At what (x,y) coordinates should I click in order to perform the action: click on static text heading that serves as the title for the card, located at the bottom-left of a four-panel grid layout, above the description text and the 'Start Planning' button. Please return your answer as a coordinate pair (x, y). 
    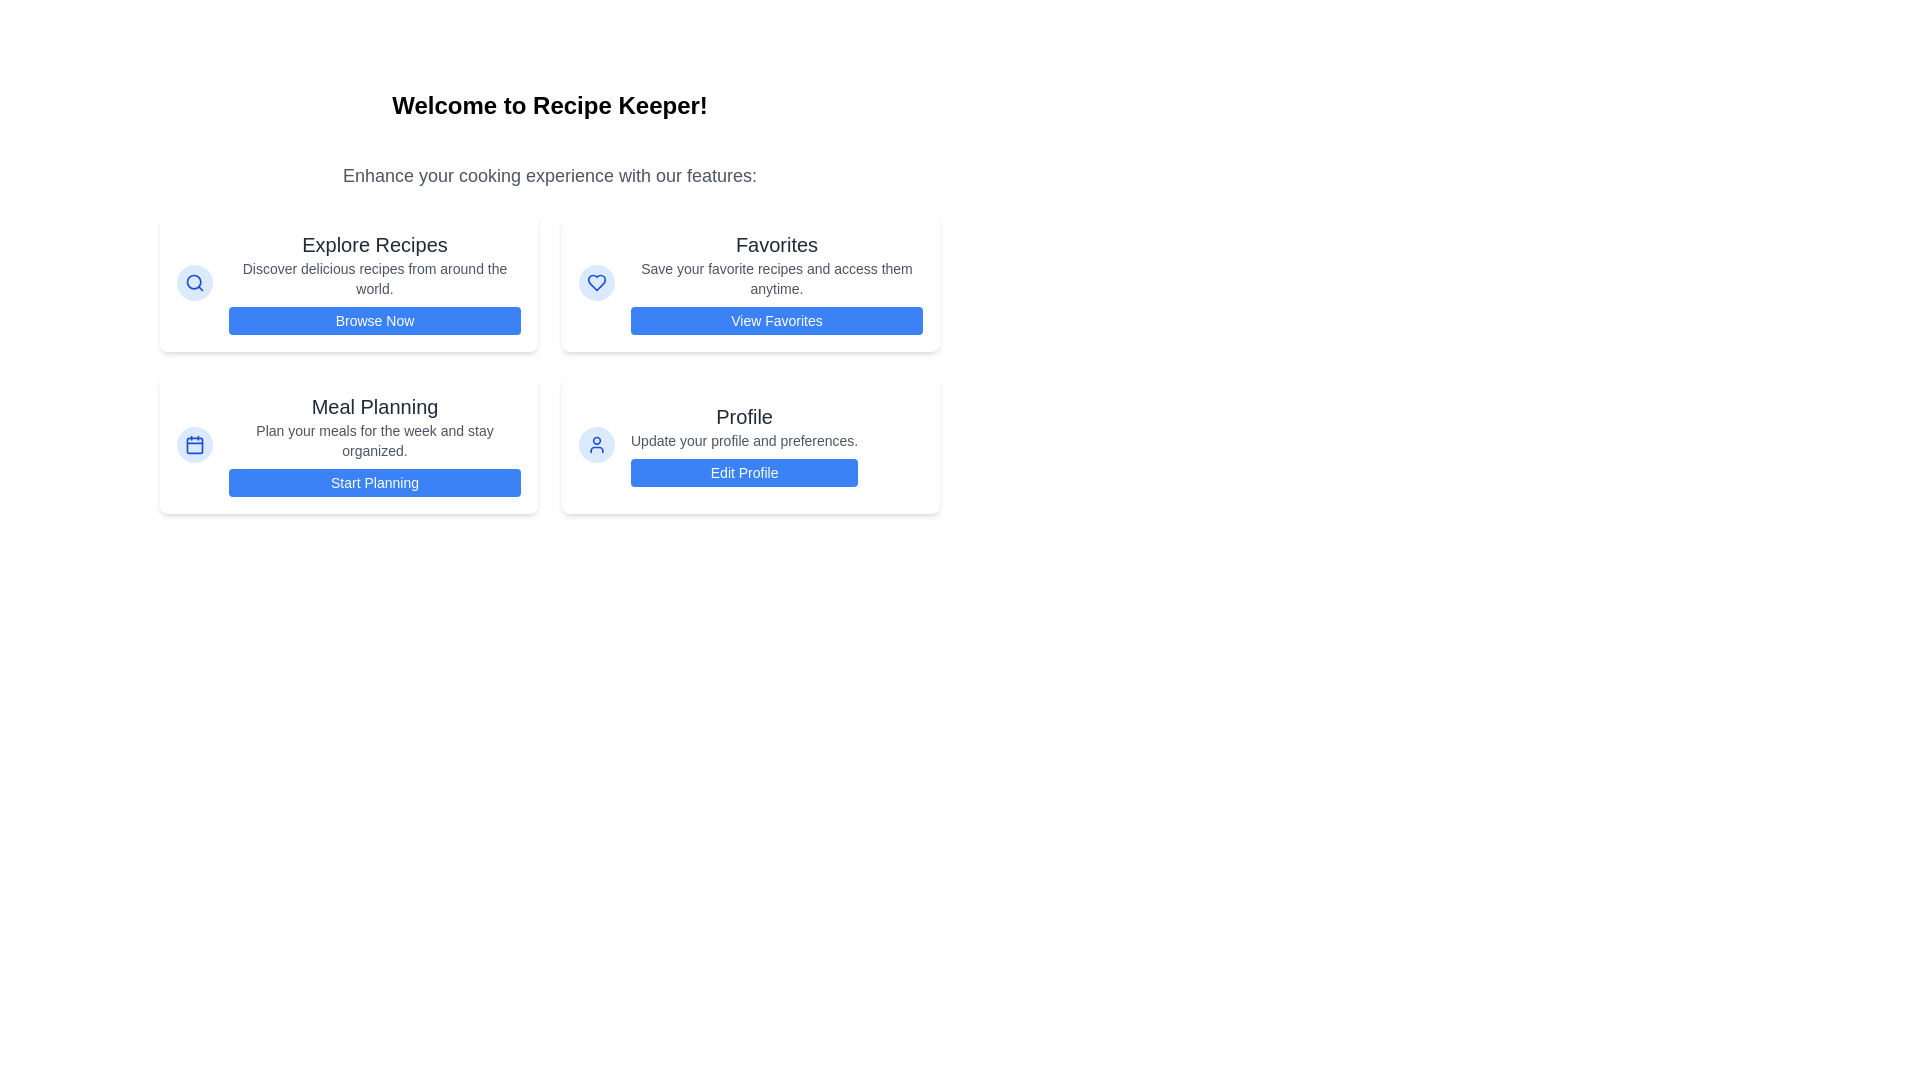
    Looking at the image, I should click on (374, 406).